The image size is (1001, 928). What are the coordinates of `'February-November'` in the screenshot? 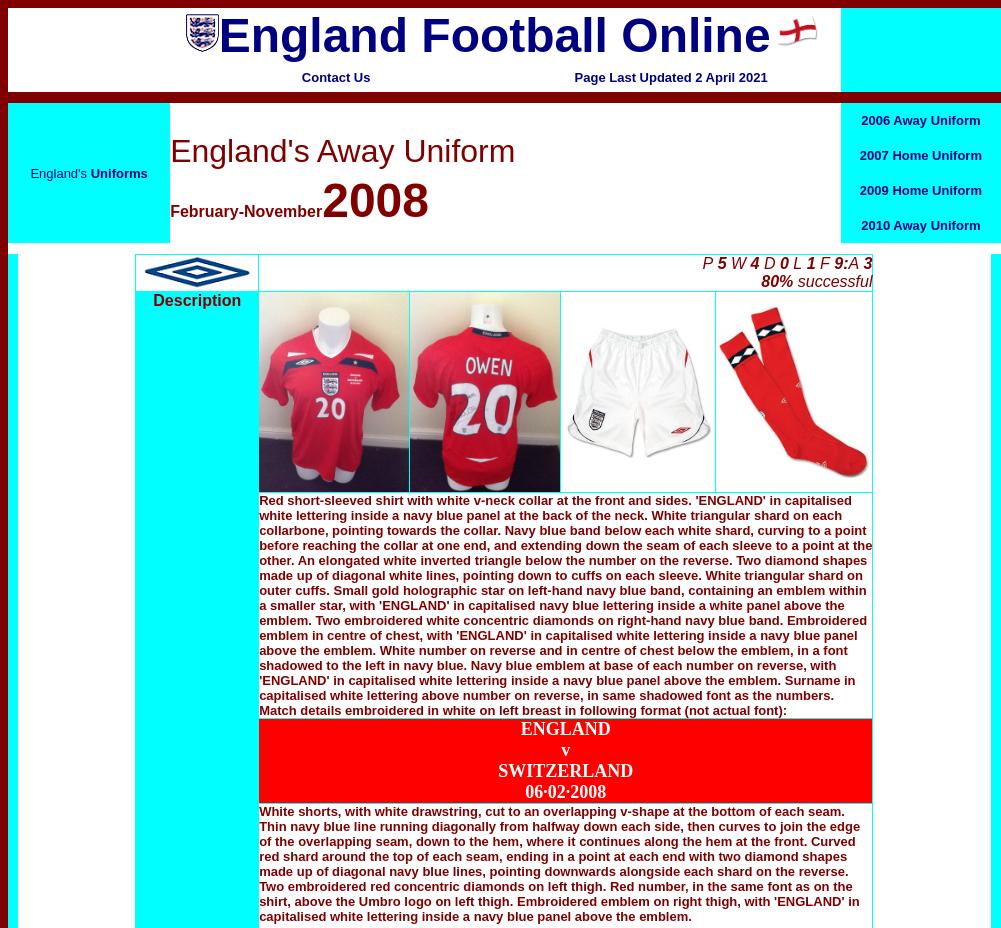 It's located at (169, 211).